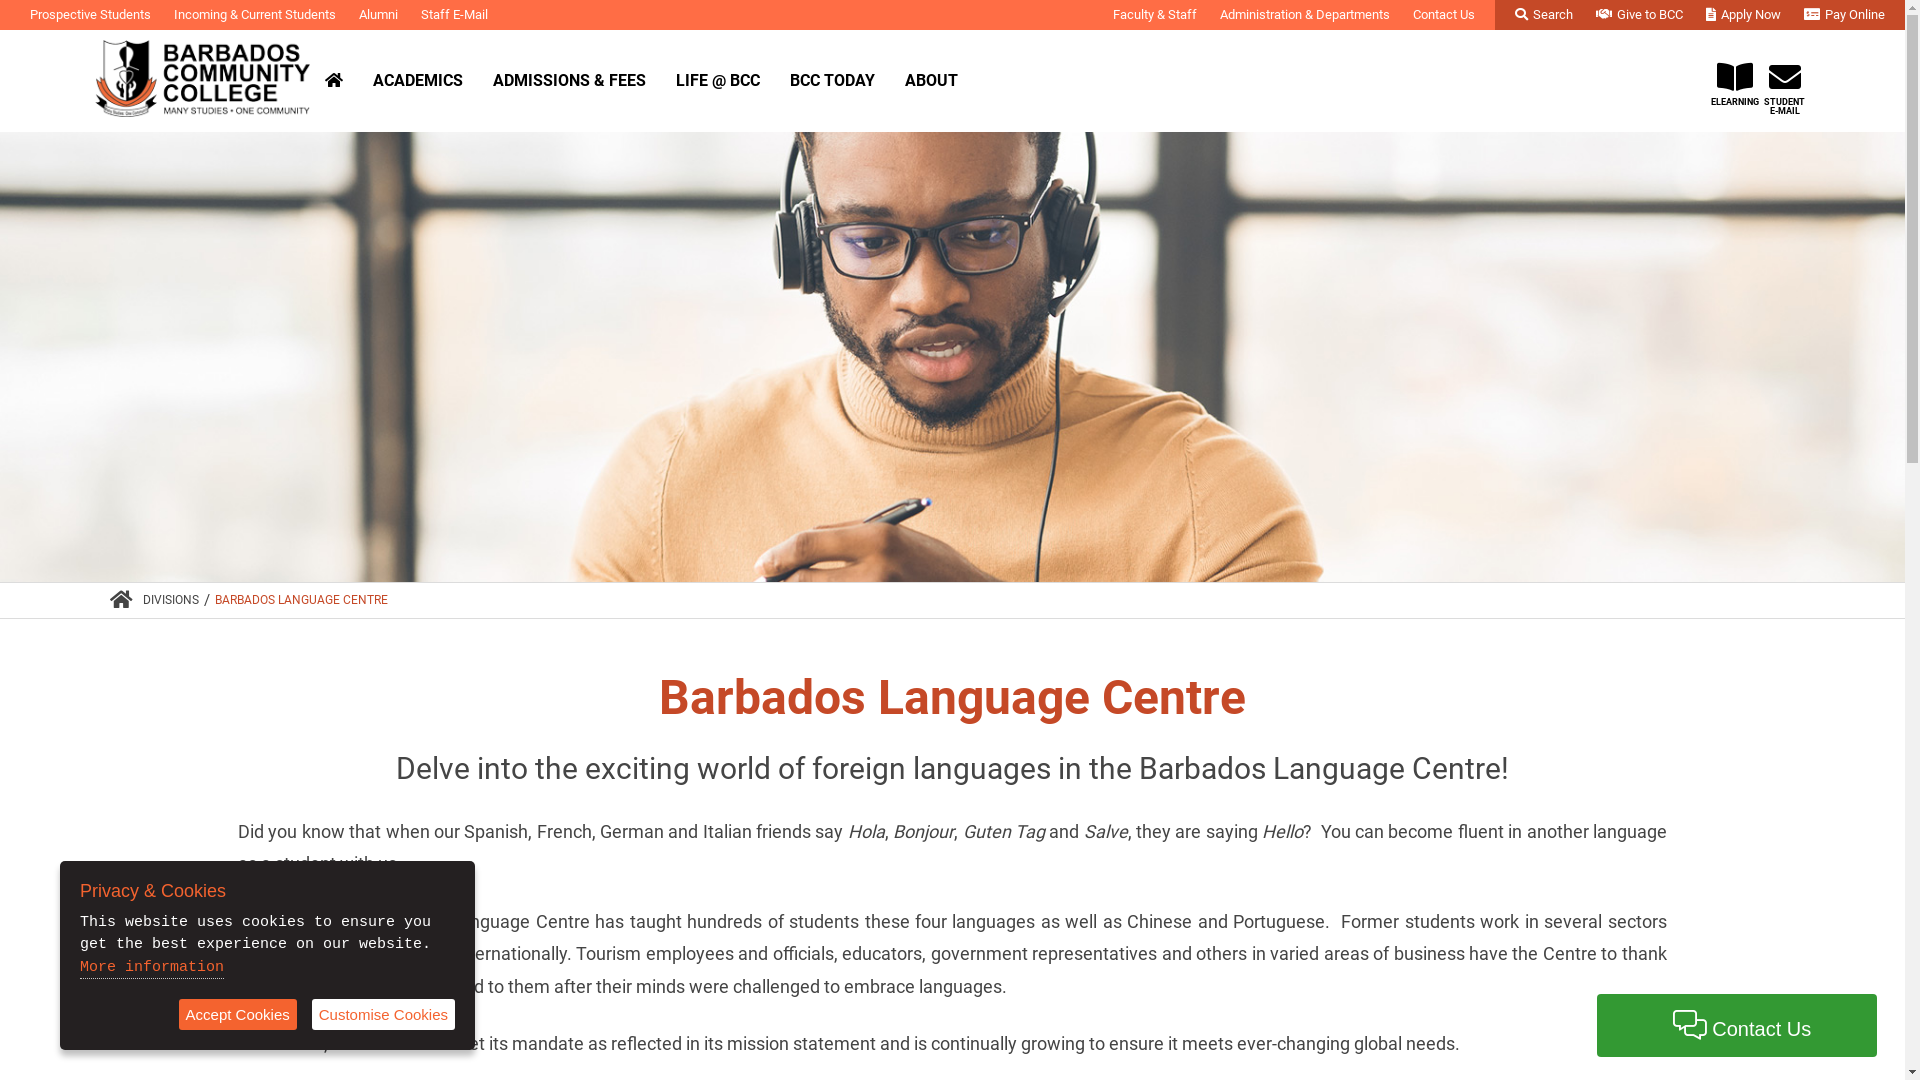  What do you see at coordinates (1543, 14) in the screenshot?
I see `'Search'` at bounding box center [1543, 14].